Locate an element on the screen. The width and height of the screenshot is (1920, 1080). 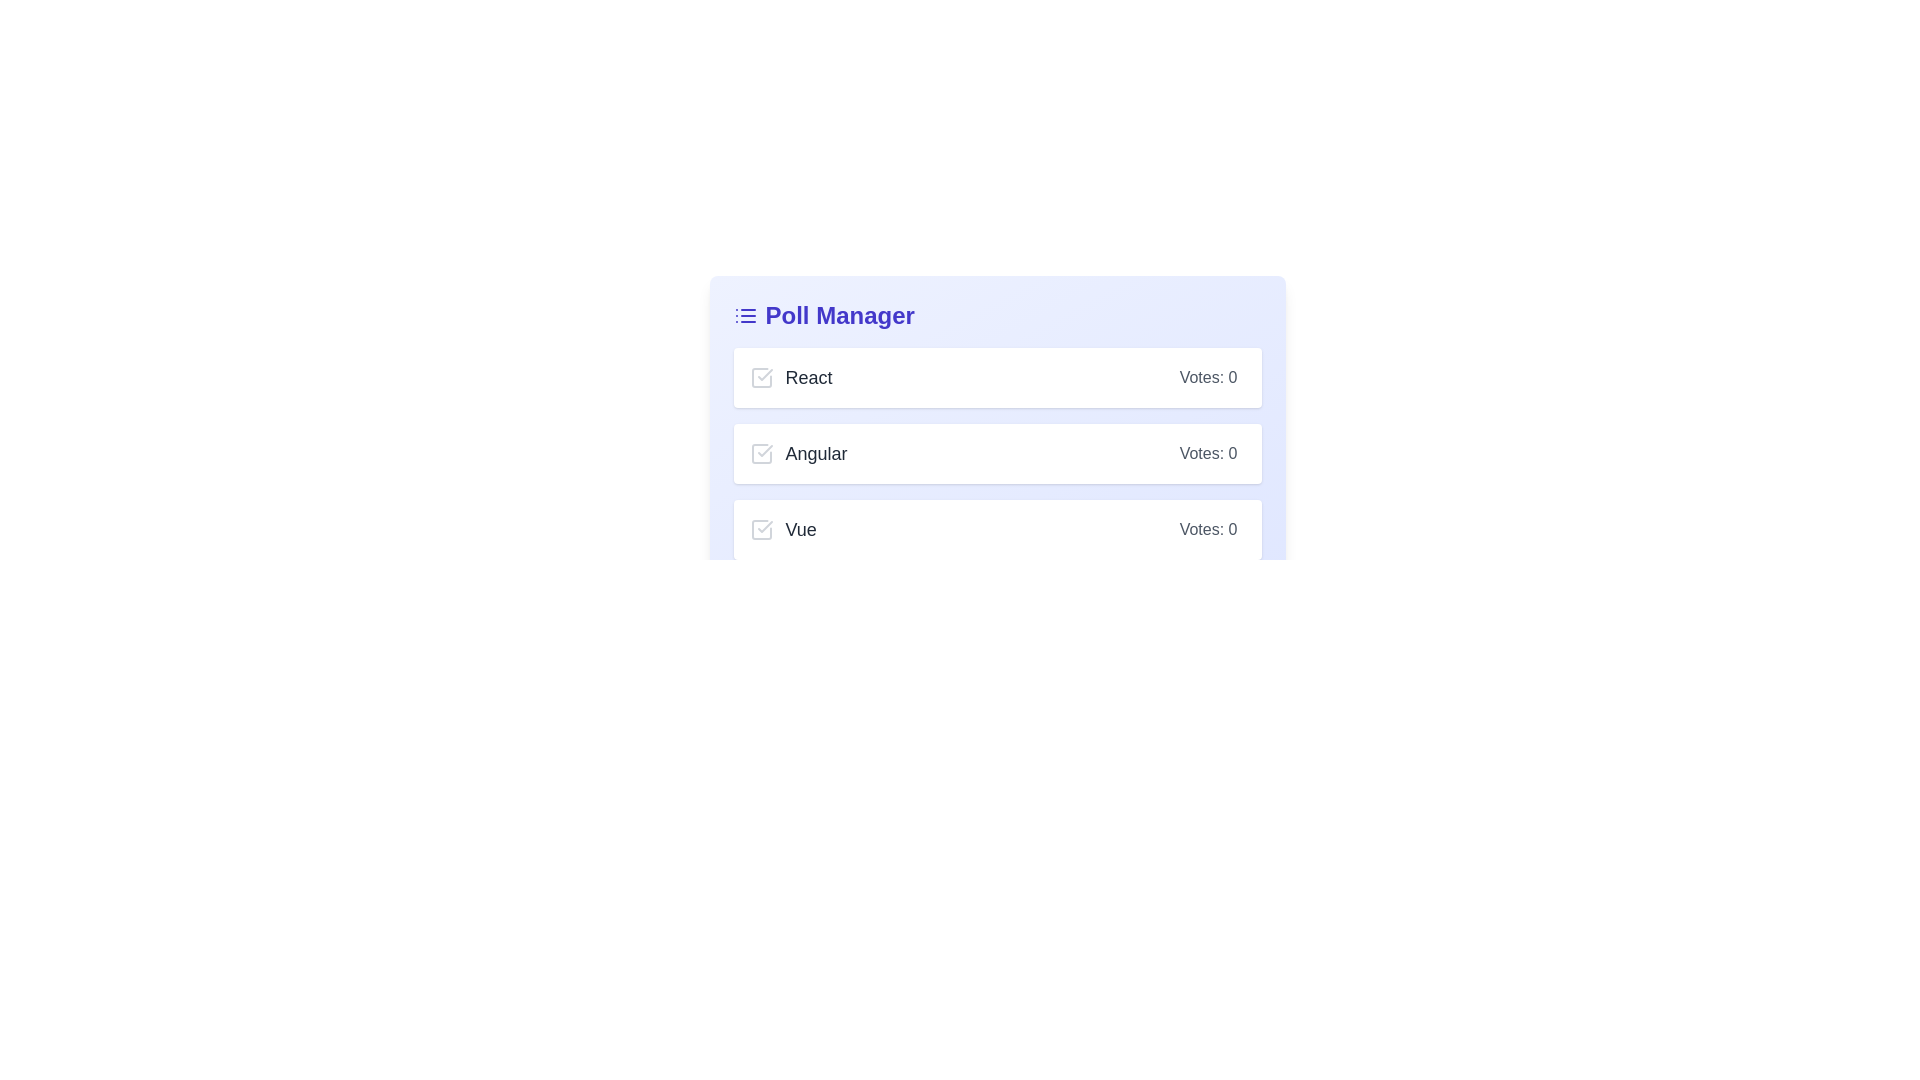
the vote count displayed in the list item for 'Vue', which shows 'Votes: 0' next to the checkmark icon is located at coordinates (997, 528).